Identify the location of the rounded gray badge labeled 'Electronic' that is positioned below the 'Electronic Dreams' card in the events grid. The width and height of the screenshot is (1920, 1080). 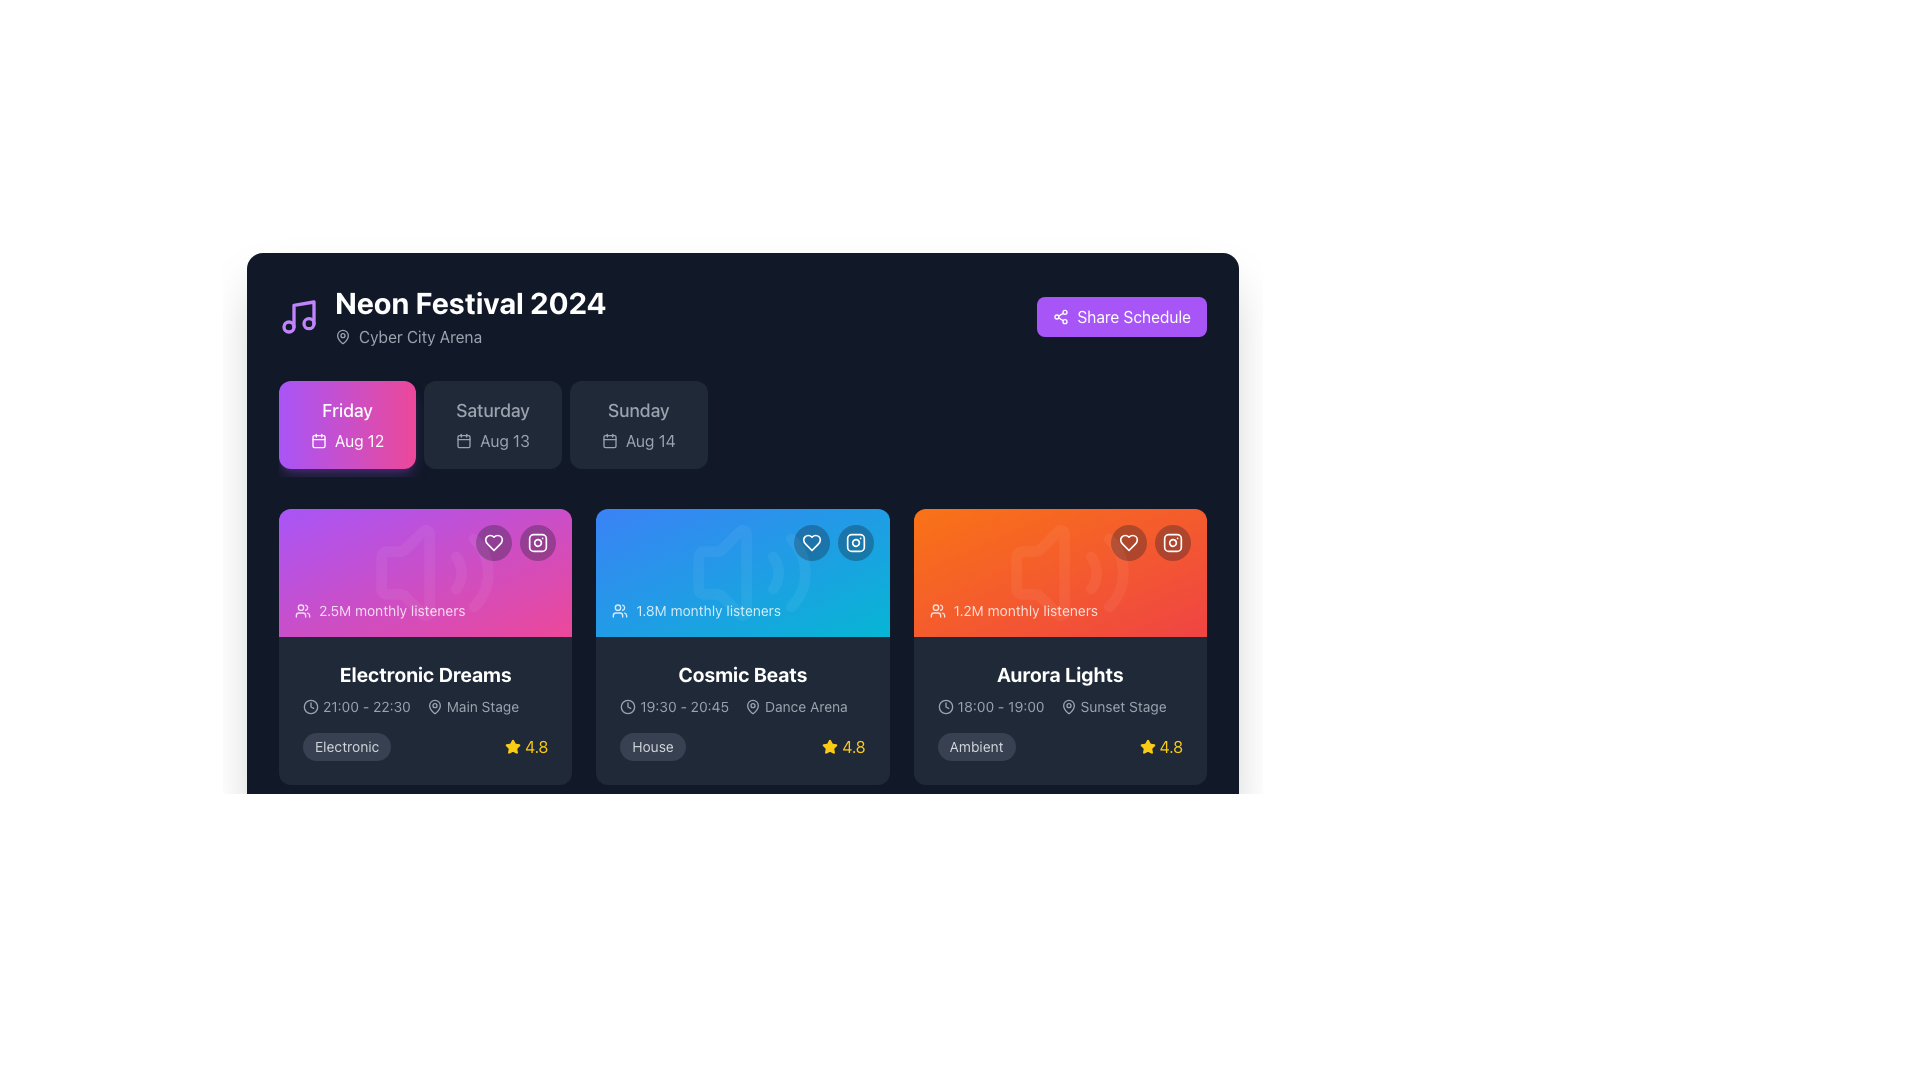
(347, 747).